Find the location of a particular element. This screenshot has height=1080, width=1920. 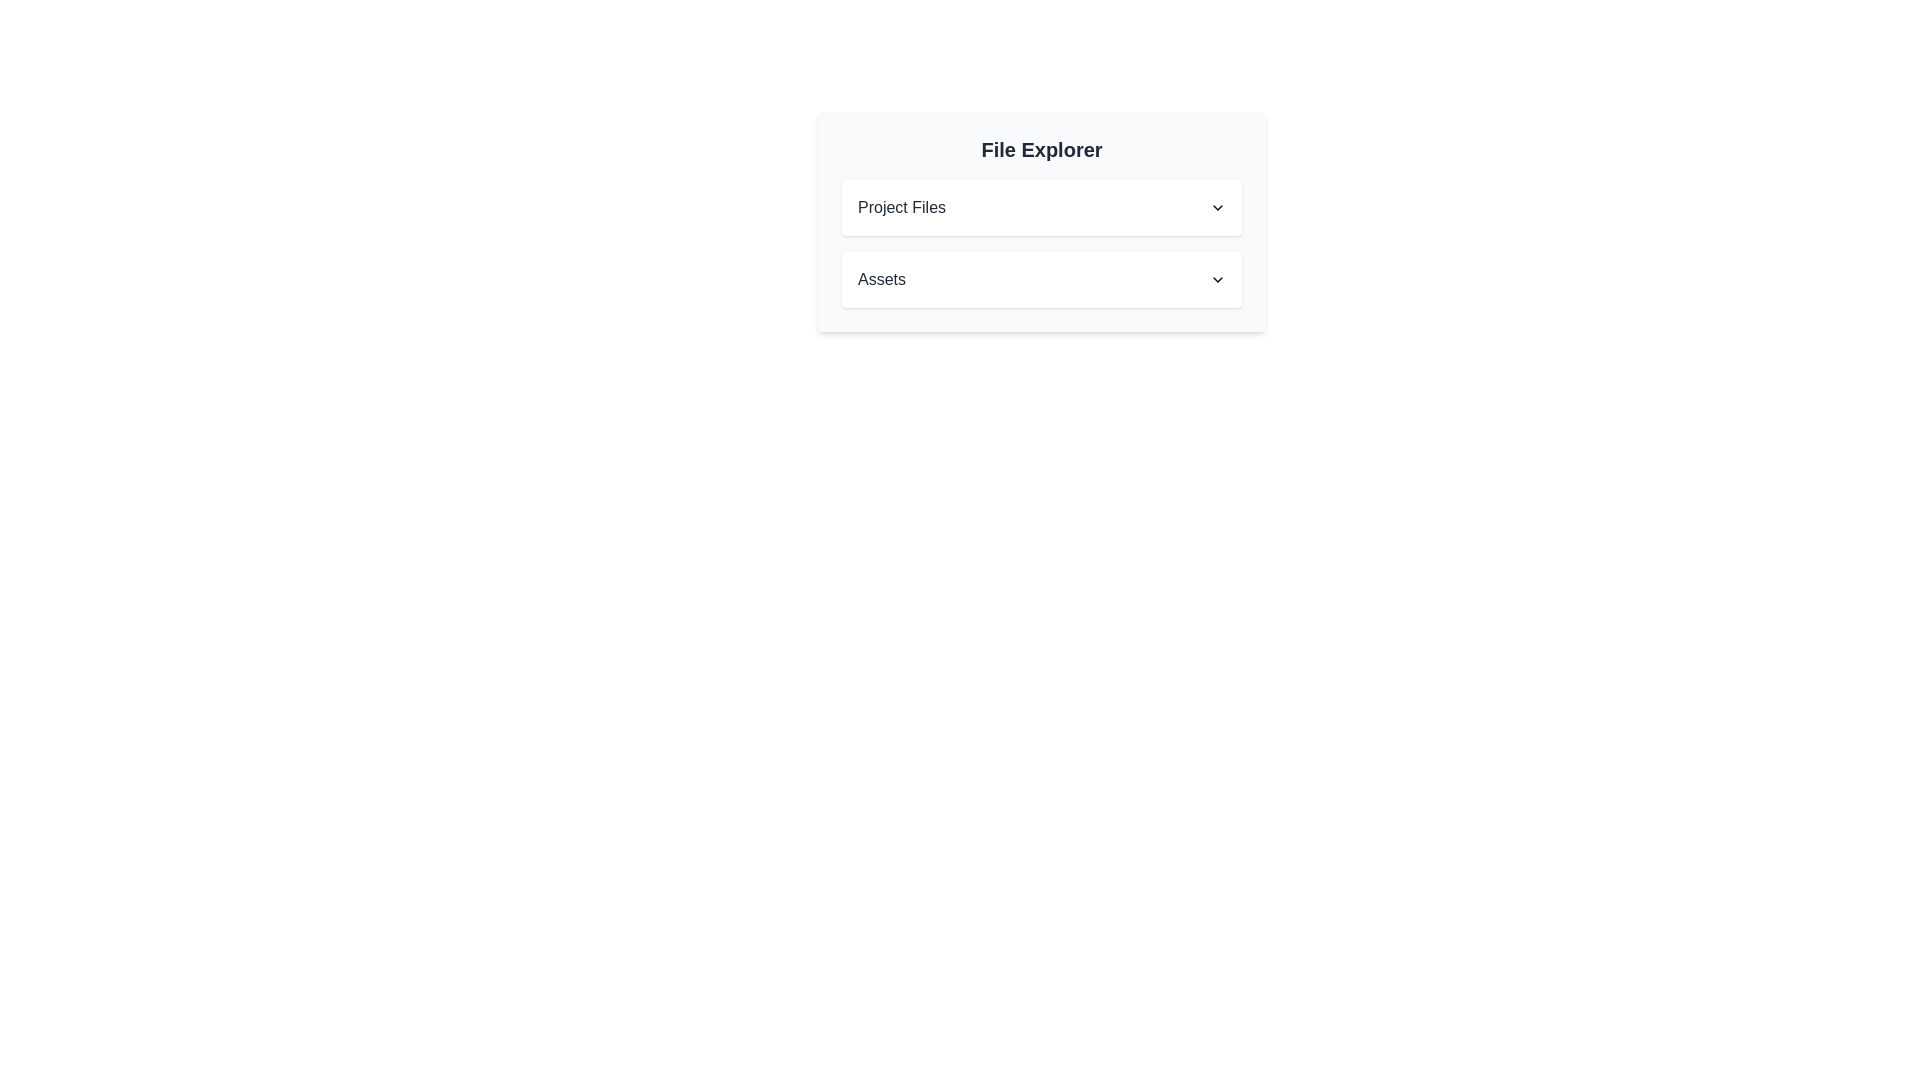

the 'File Explorer' dropdown options element, which contains the labels 'Project Files' and 'Assets' is located at coordinates (1040, 222).